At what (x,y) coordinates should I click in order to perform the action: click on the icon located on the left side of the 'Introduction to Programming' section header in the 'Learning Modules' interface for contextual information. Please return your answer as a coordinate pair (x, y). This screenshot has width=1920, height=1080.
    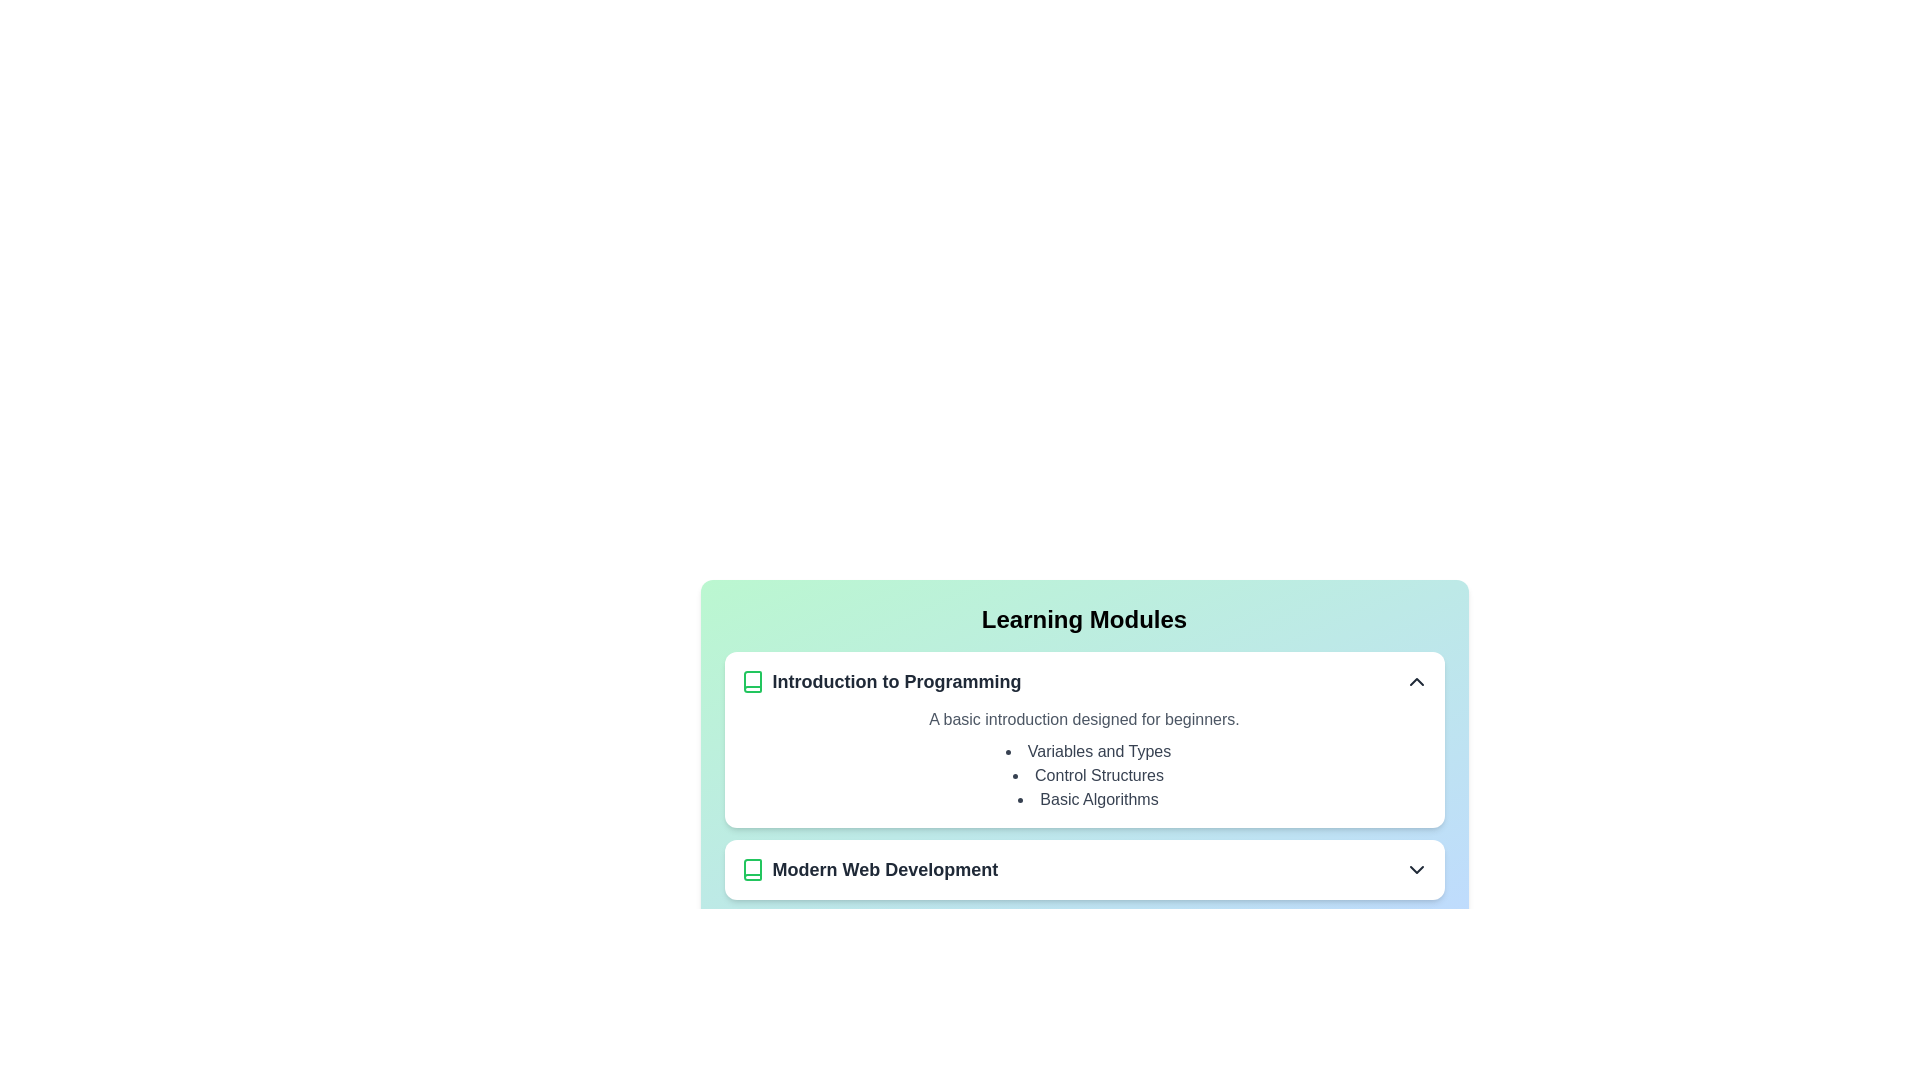
    Looking at the image, I should click on (751, 681).